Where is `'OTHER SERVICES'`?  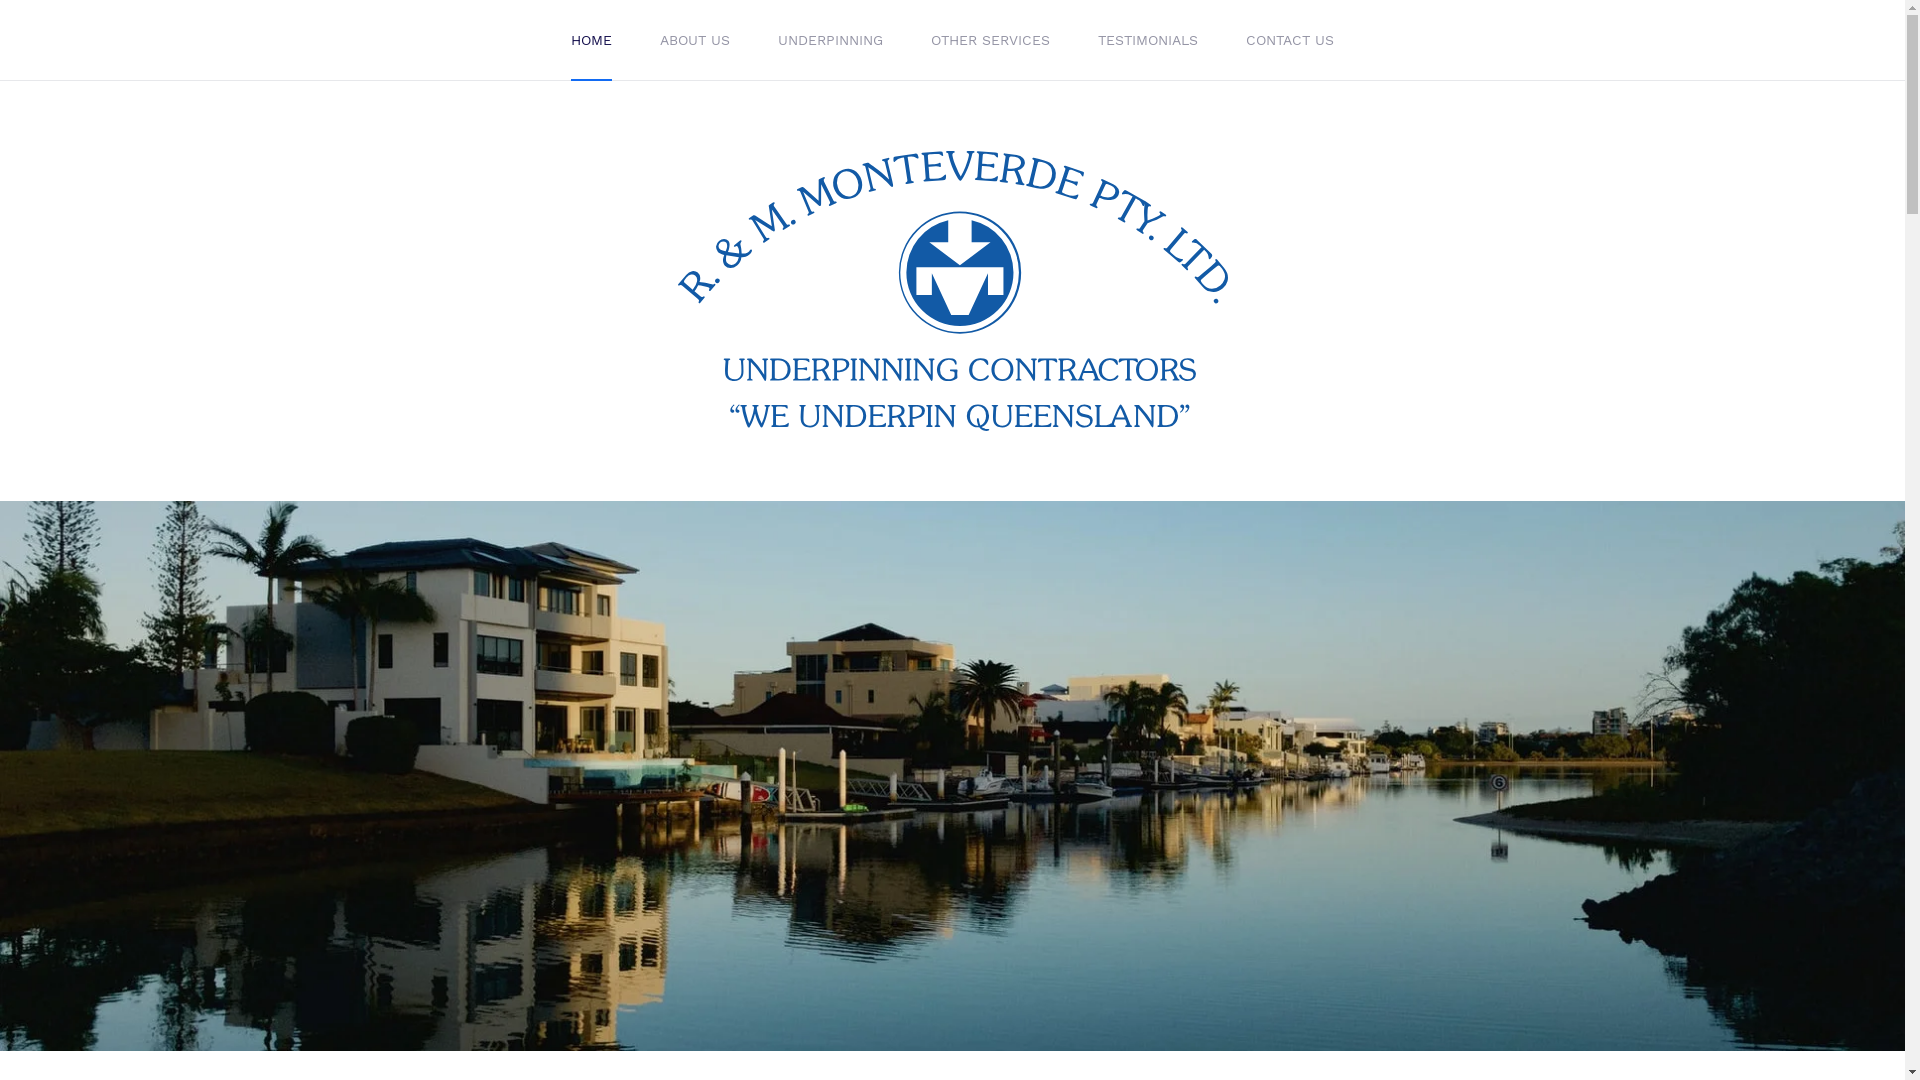
'OTHER SERVICES' is located at coordinates (906, 39).